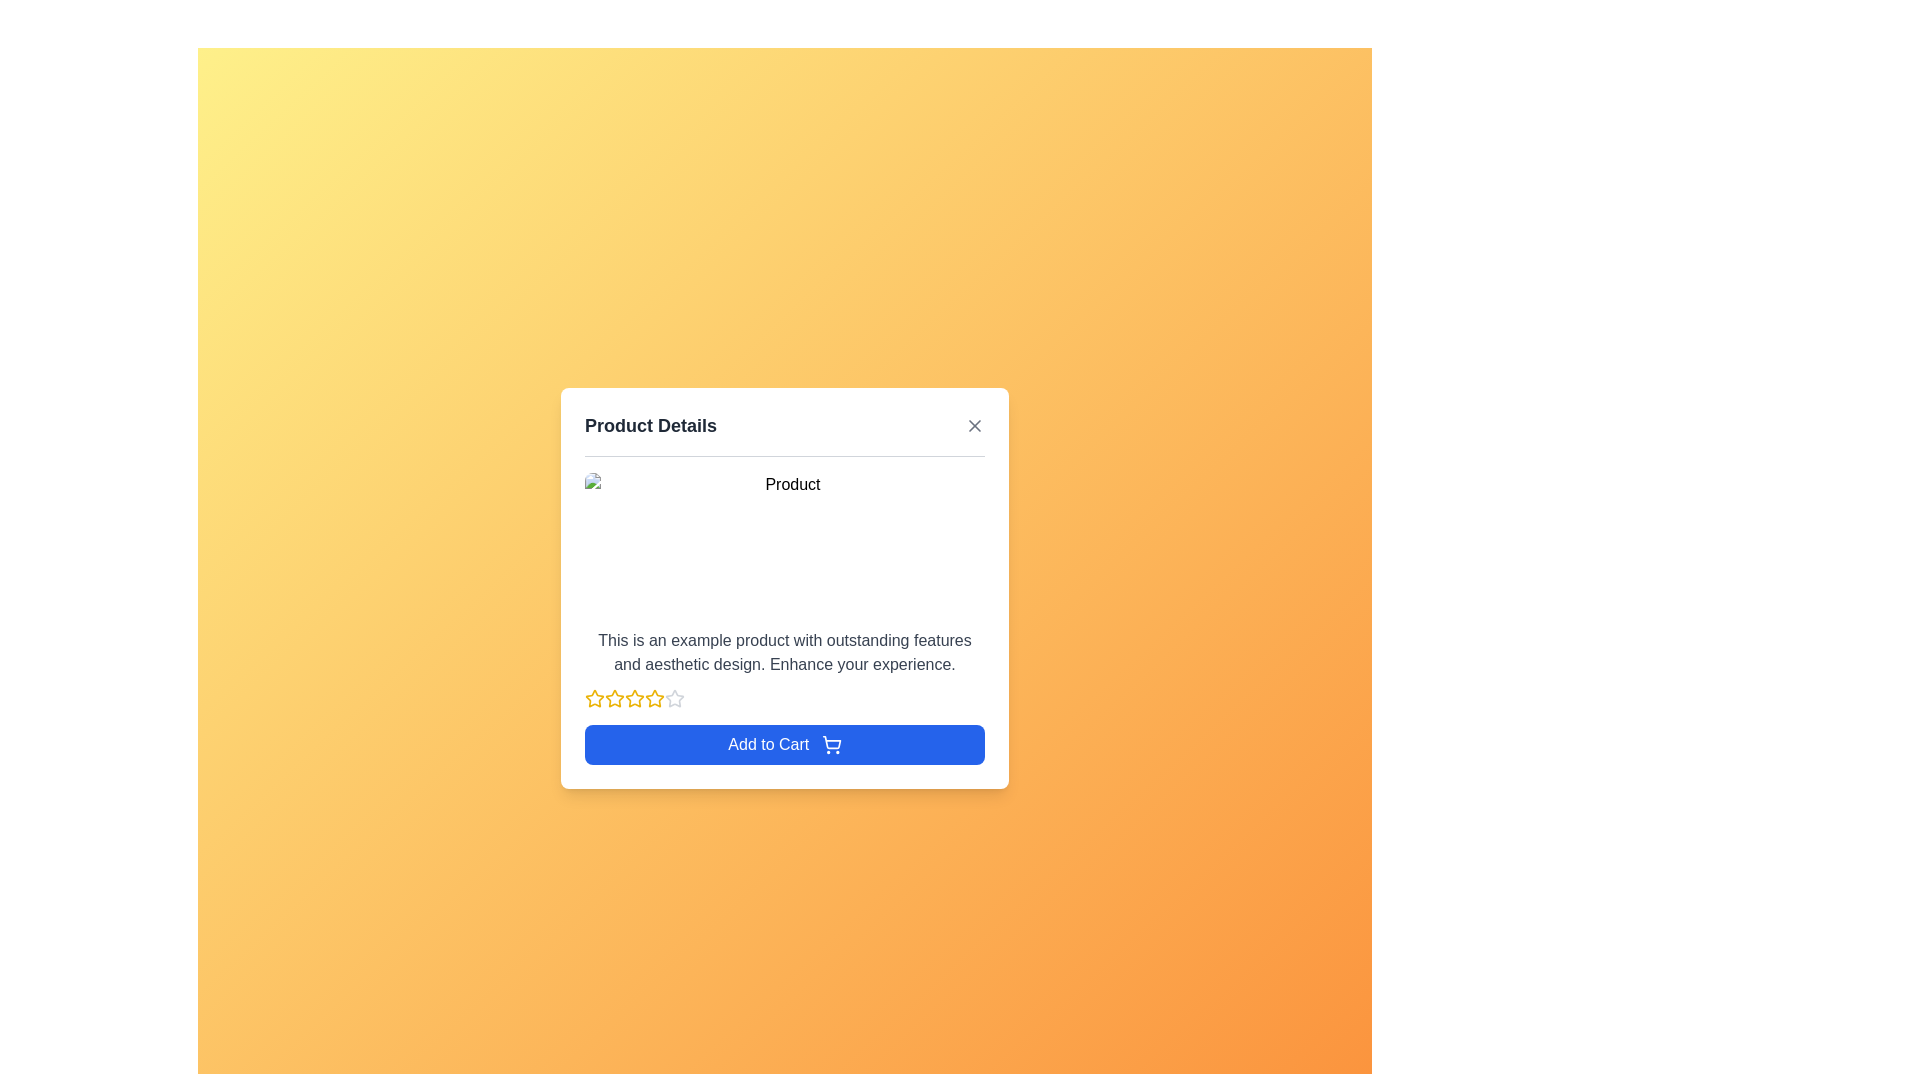 This screenshot has width=1920, height=1080. What do you see at coordinates (831, 745) in the screenshot?
I see `the shopping cart icon located to the right of the 'Add to Cart' button in the modal dialog, which signifies adding a product to the shopping cart` at bounding box center [831, 745].